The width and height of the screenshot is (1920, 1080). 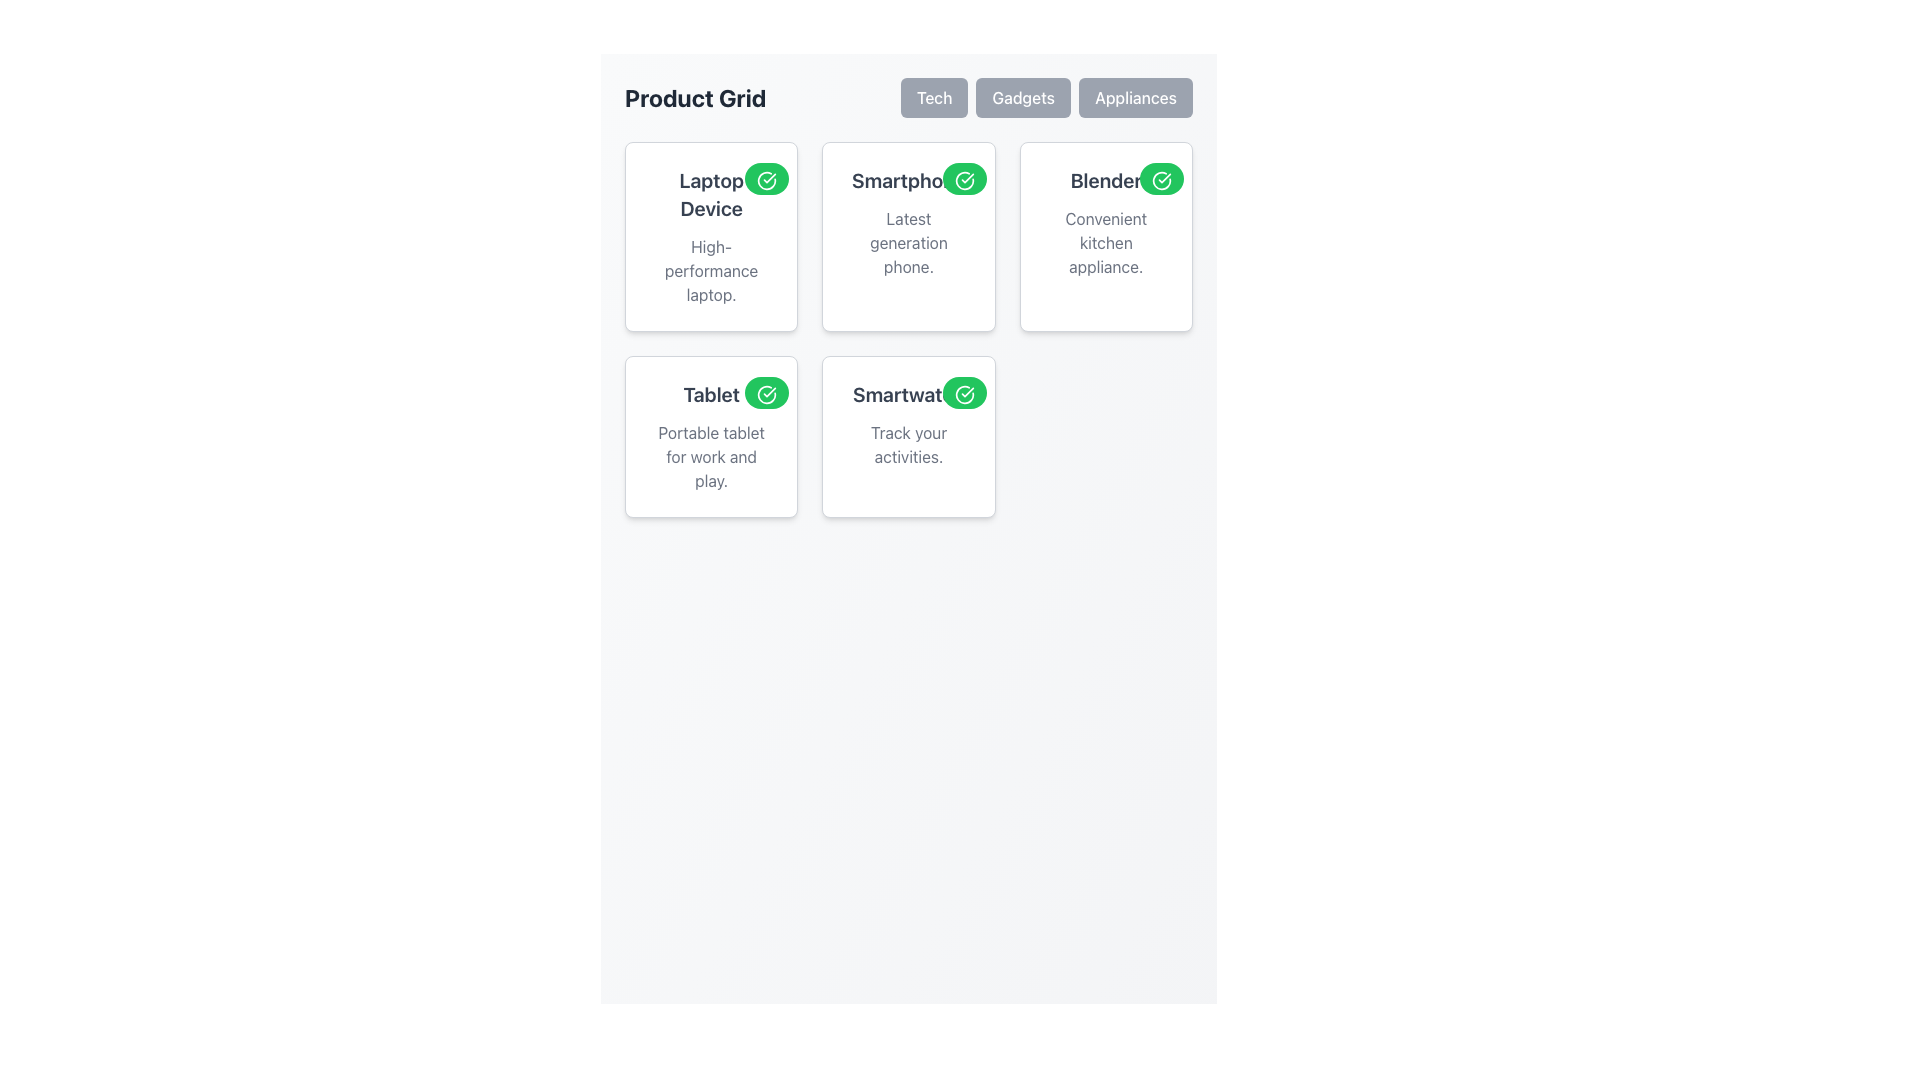 What do you see at coordinates (964, 177) in the screenshot?
I see `the button located at the top-right corner of the 'Smartphone' card, adjacent to the title 'Smartphone' and the description 'Latest generation phone'` at bounding box center [964, 177].